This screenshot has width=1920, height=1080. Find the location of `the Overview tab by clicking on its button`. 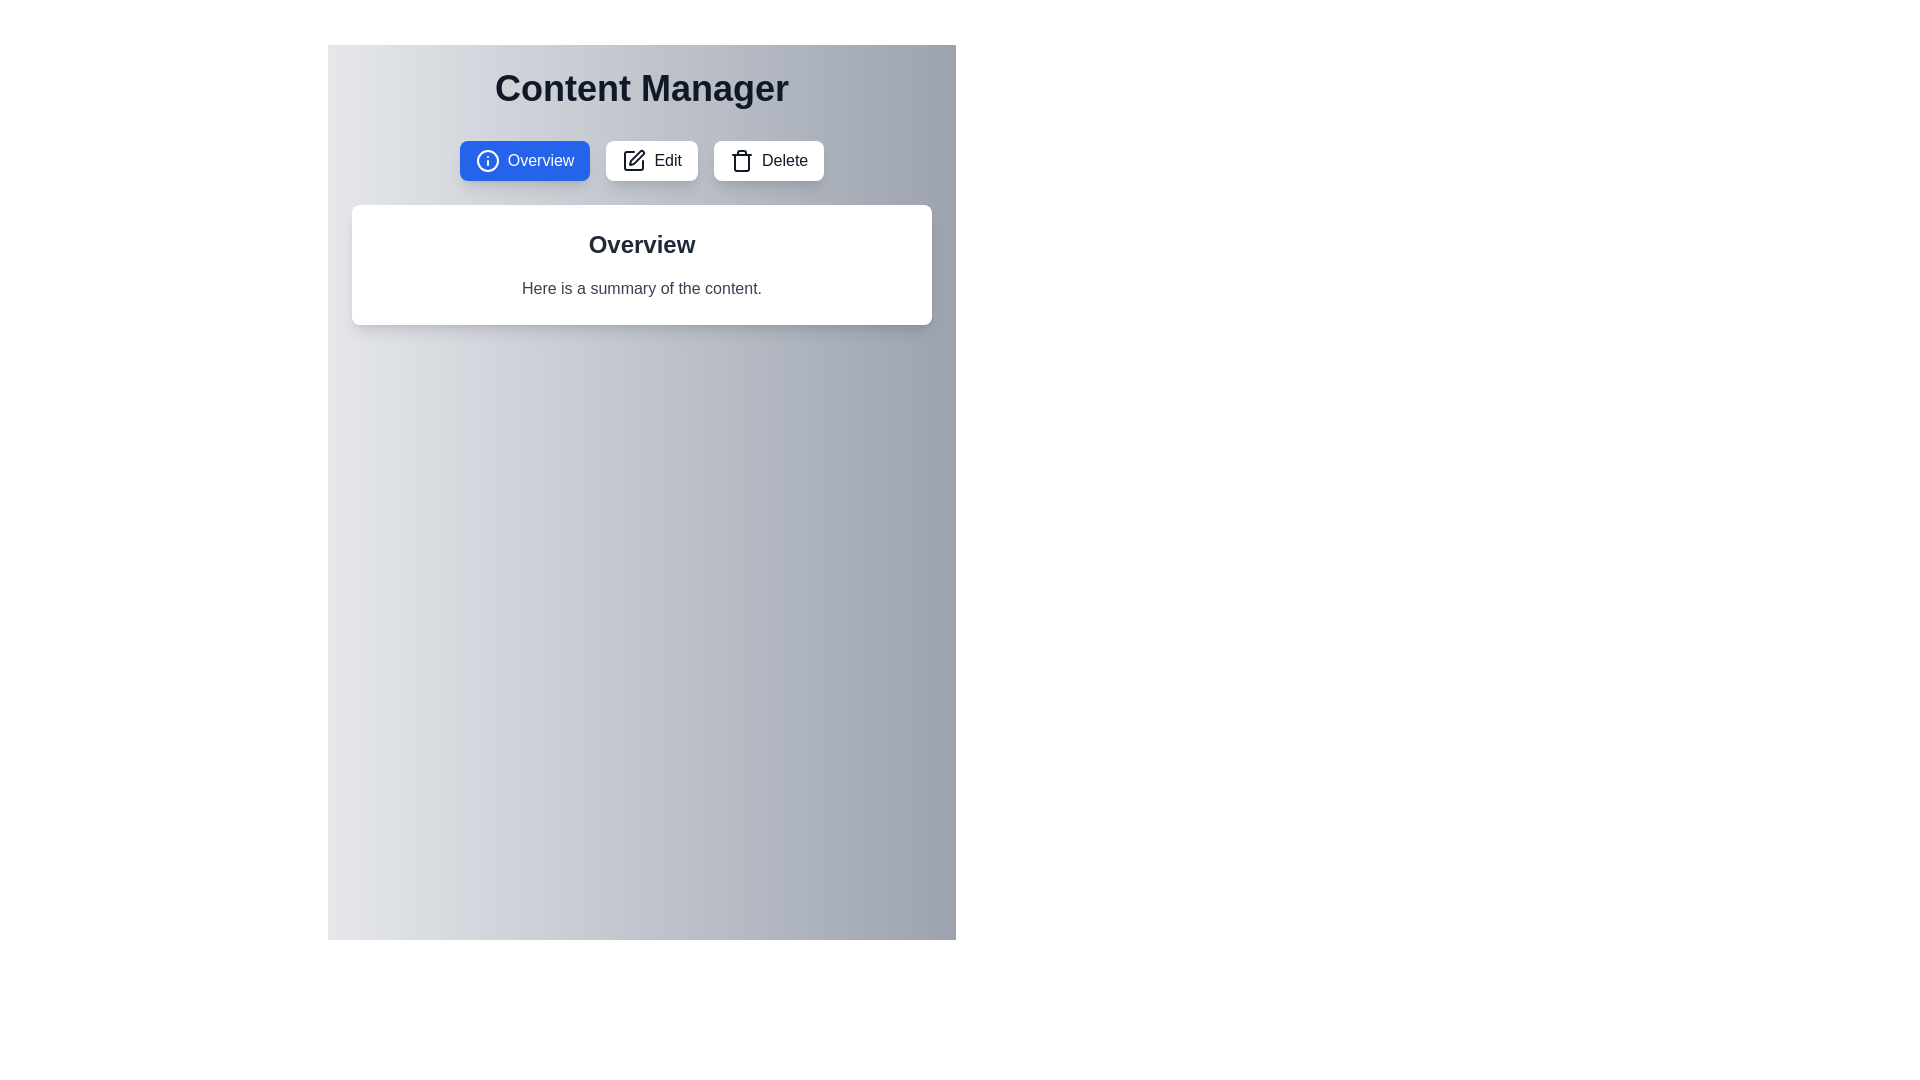

the Overview tab by clicking on its button is located at coordinates (524, 160).